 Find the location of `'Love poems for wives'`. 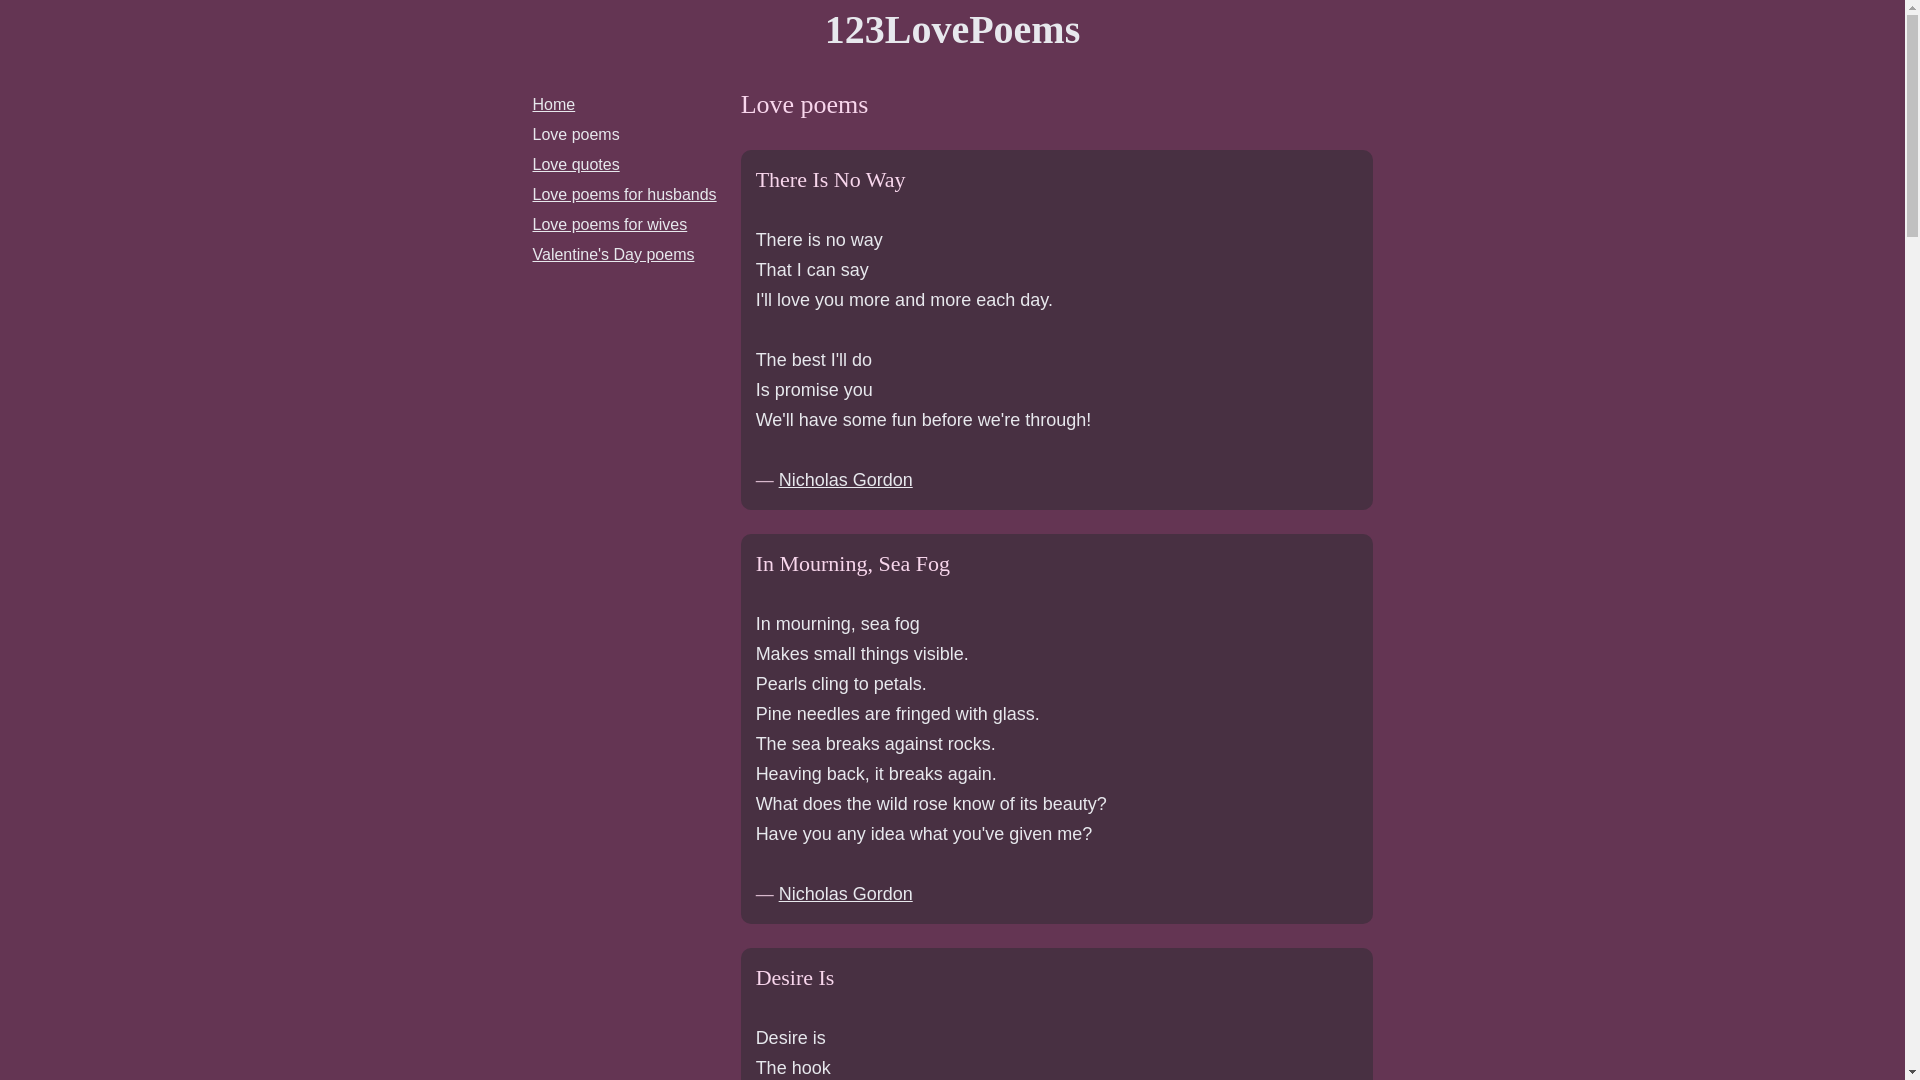

'Love poems for wives' is located at coordinates (608, 224).